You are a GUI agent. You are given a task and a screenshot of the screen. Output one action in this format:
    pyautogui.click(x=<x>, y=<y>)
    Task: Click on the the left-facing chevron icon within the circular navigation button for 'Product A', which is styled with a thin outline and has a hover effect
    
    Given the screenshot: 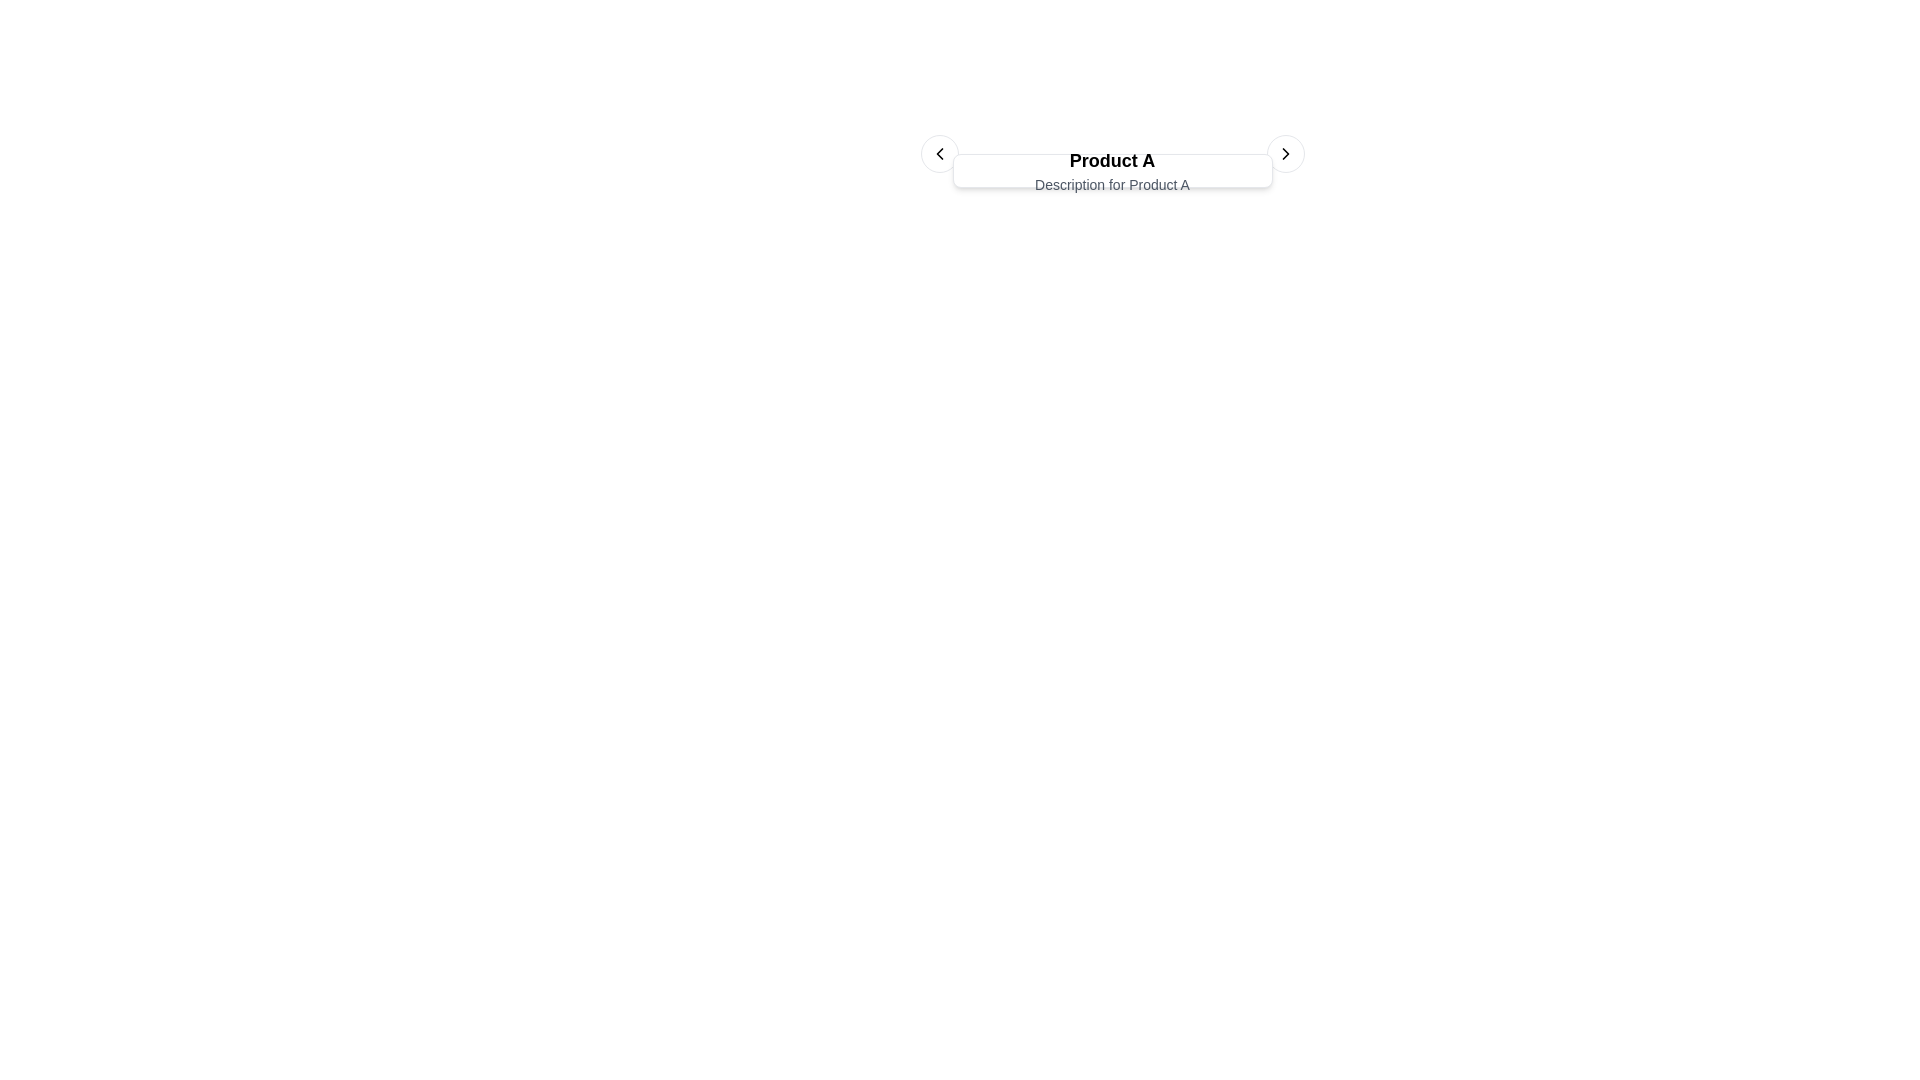 What is the action you would take?
    pyautogui.click(x=938, y=153)
    